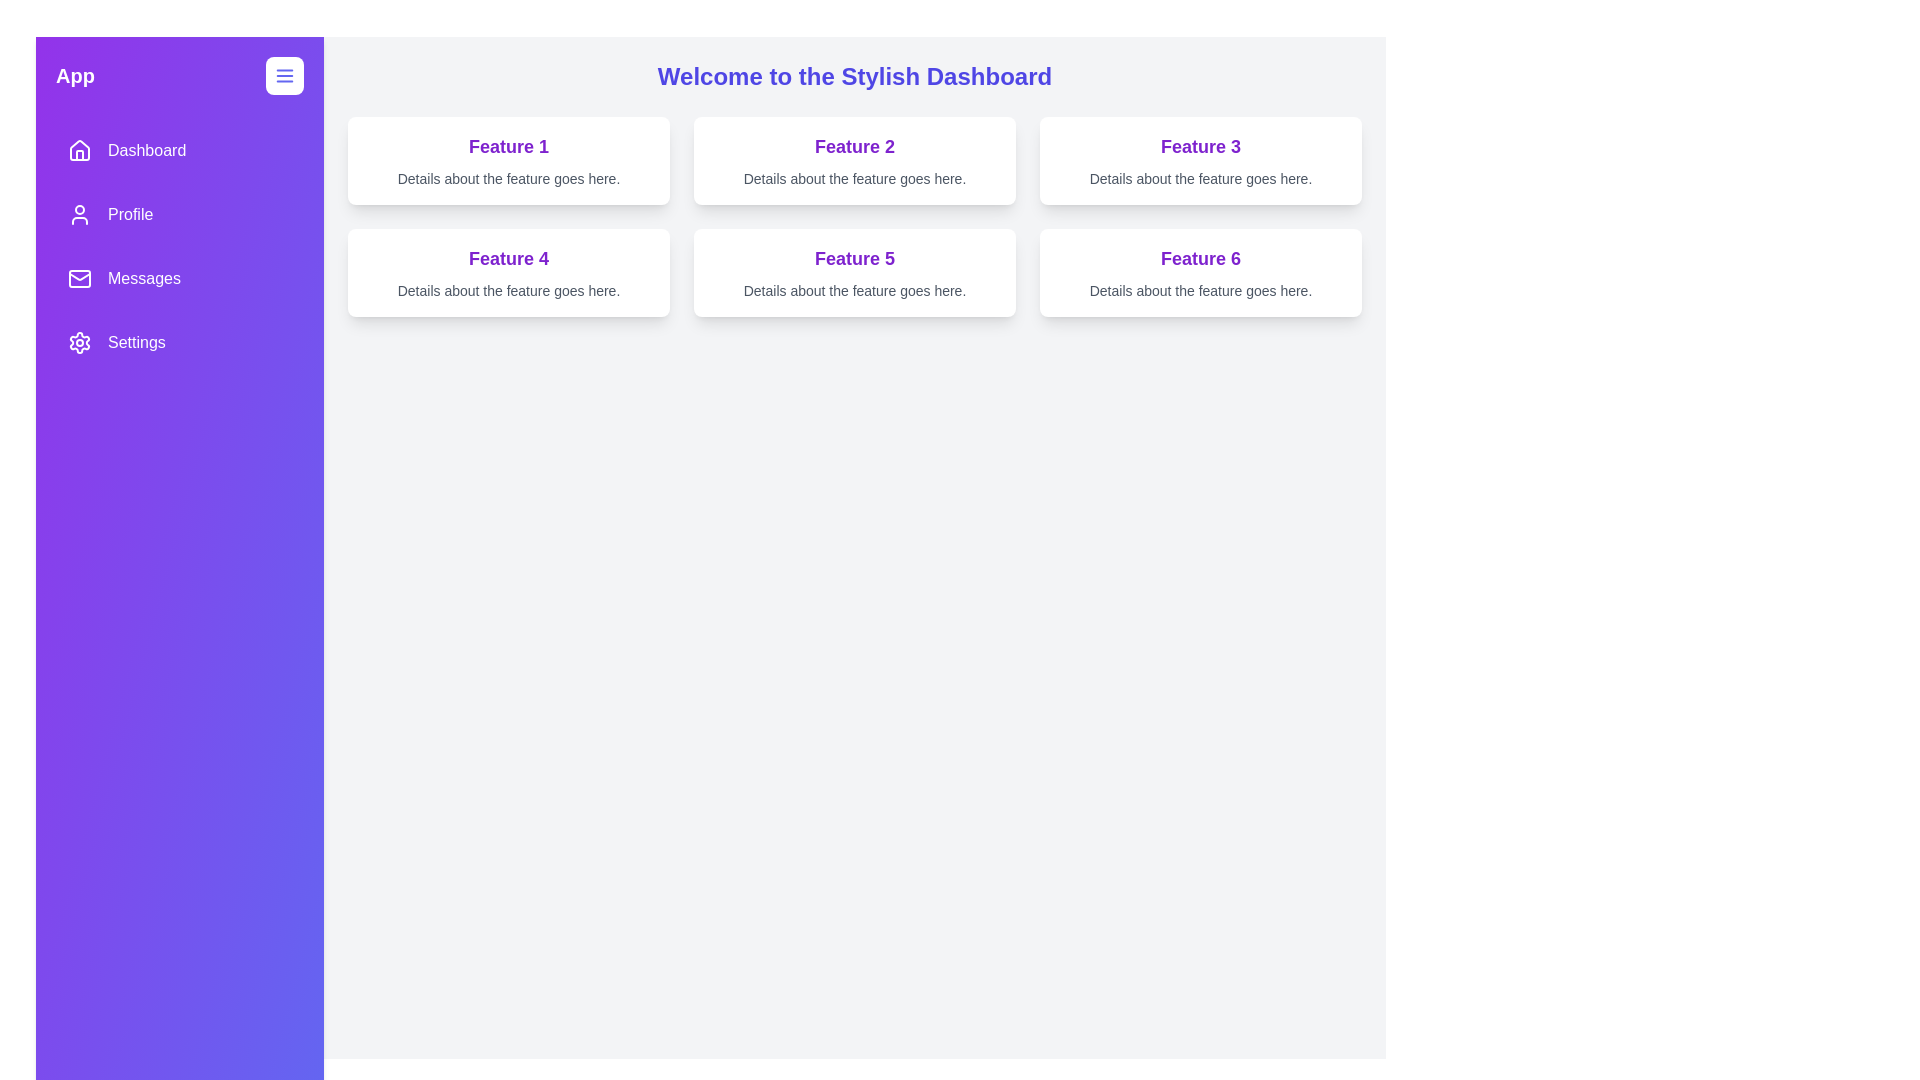  Describe the element at coordinates (80, 149) in the screenshot. I see `the house outline icon located in the vertical navigation bar to the left of the 'Dashboard' label` at that location.